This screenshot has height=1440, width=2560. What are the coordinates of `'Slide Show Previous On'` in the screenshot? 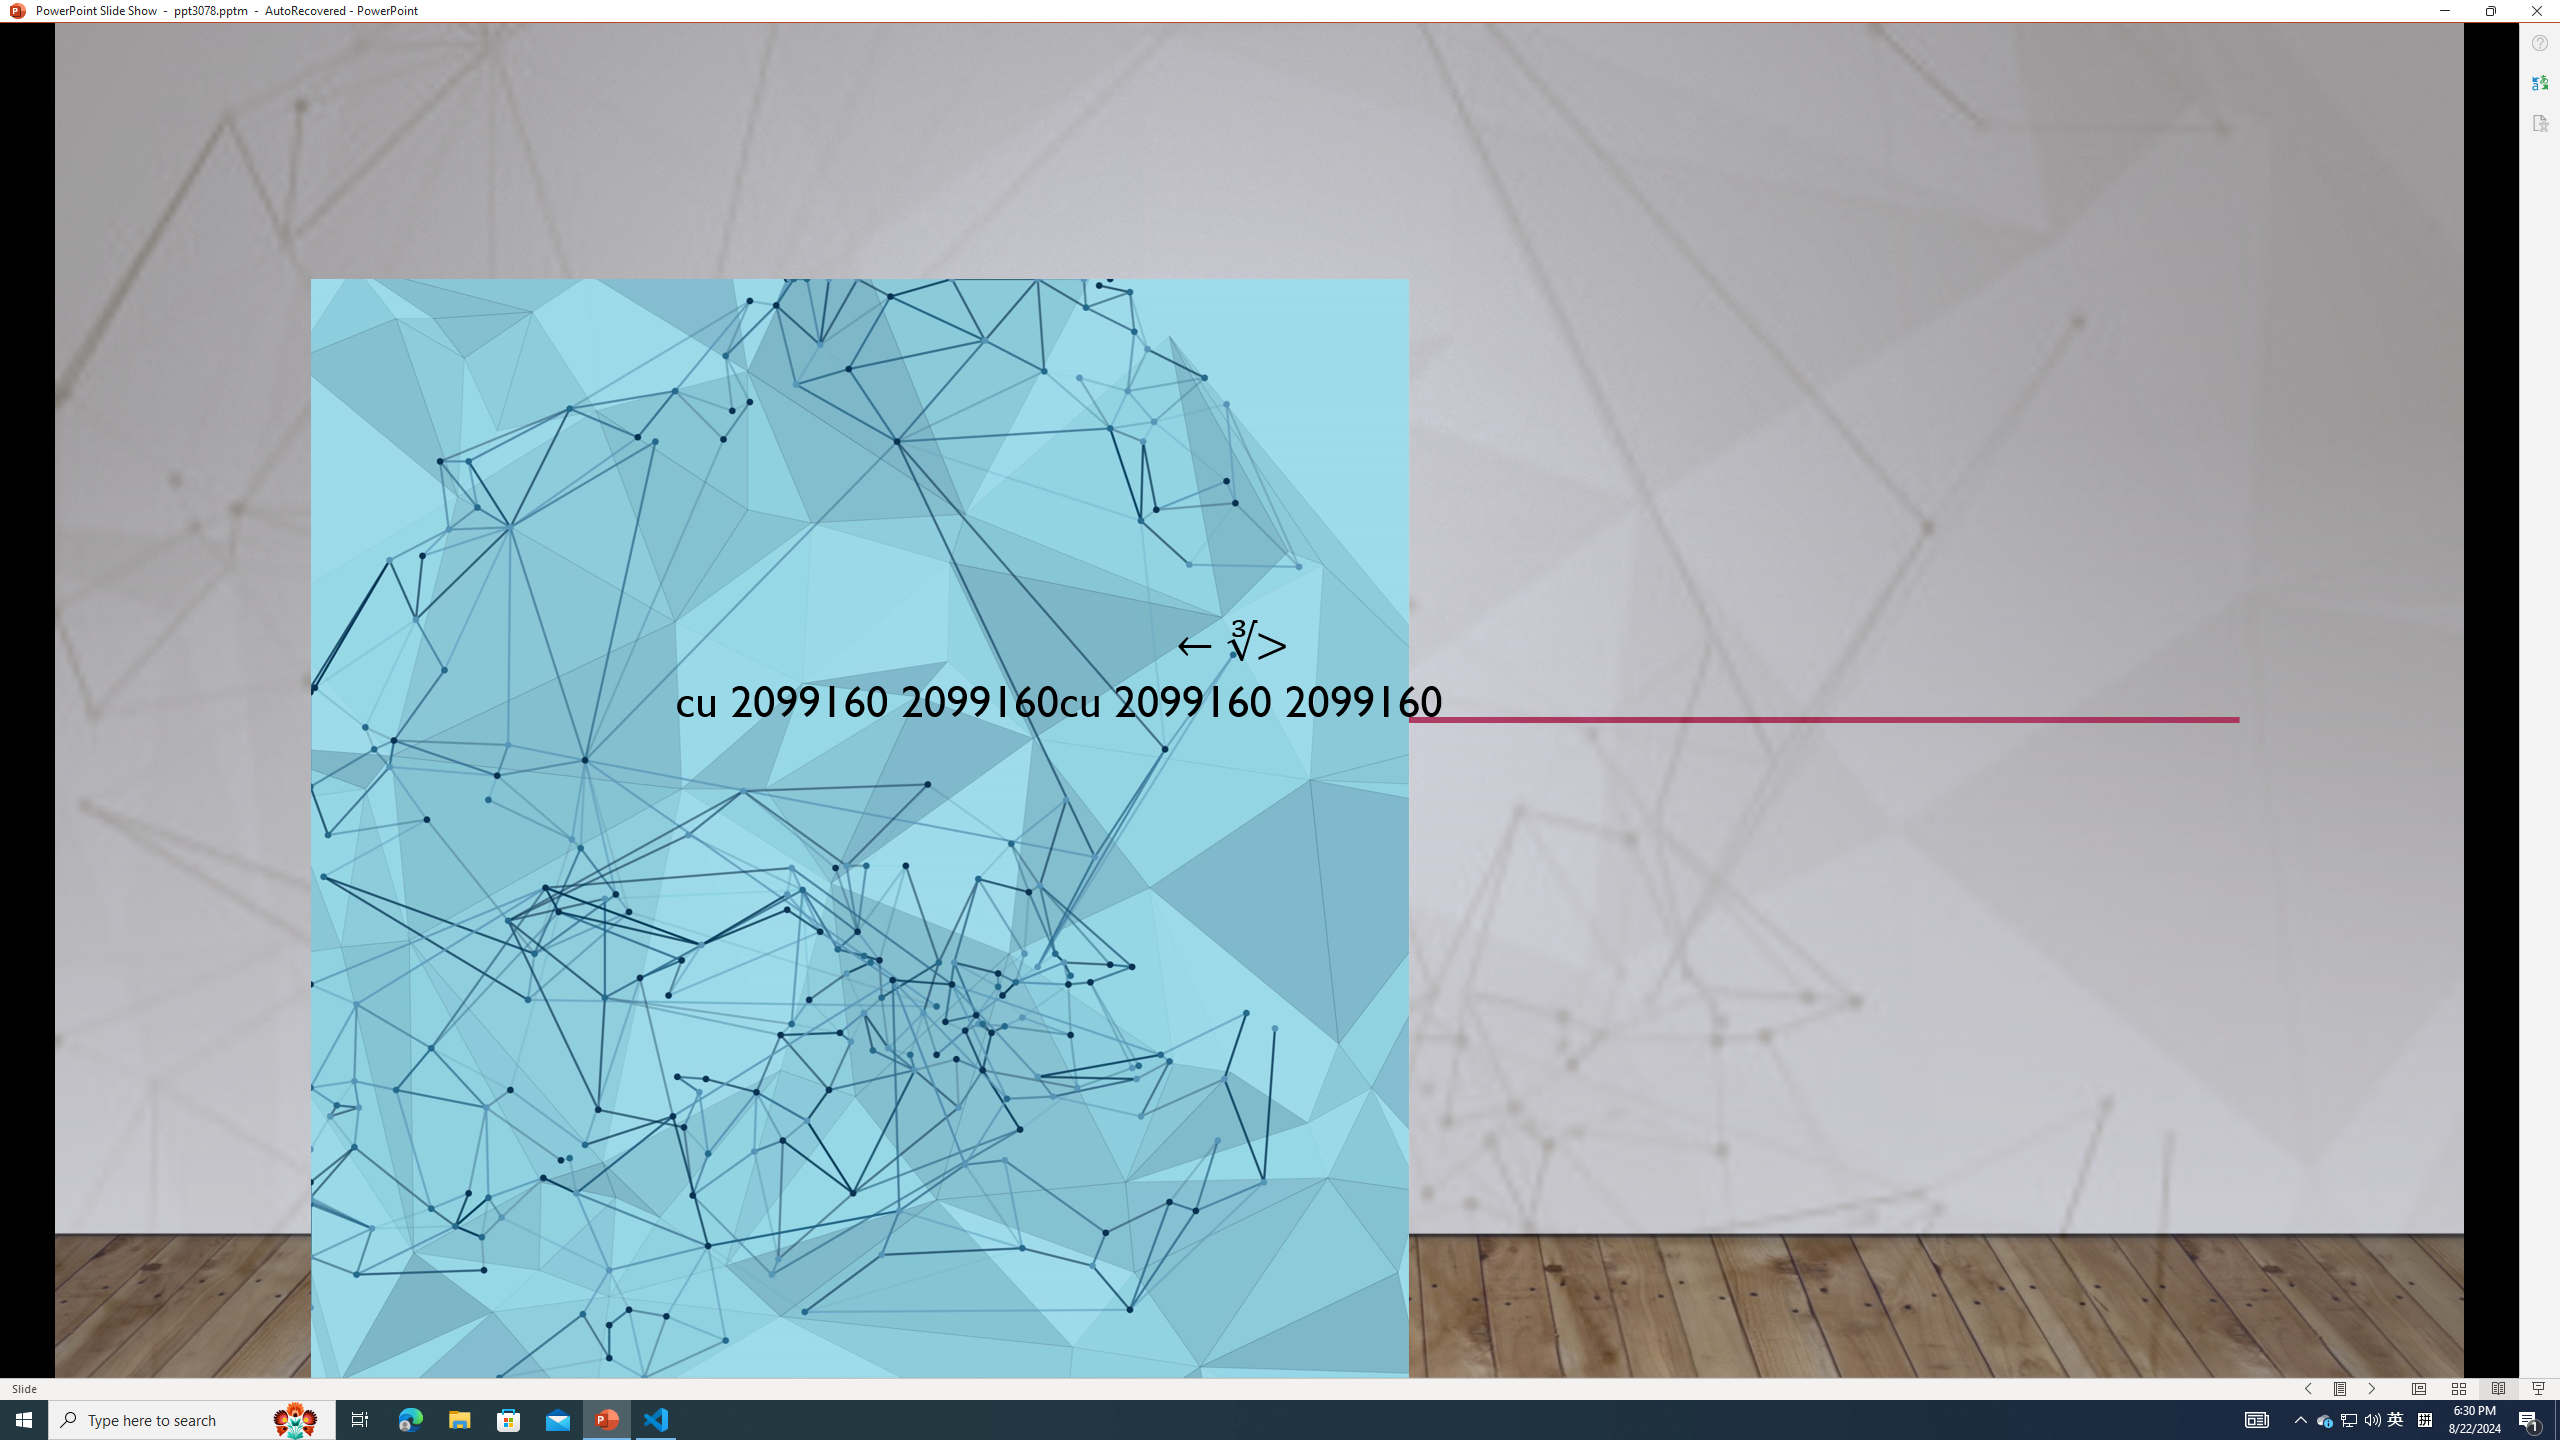 It's located at (2308, 1389).